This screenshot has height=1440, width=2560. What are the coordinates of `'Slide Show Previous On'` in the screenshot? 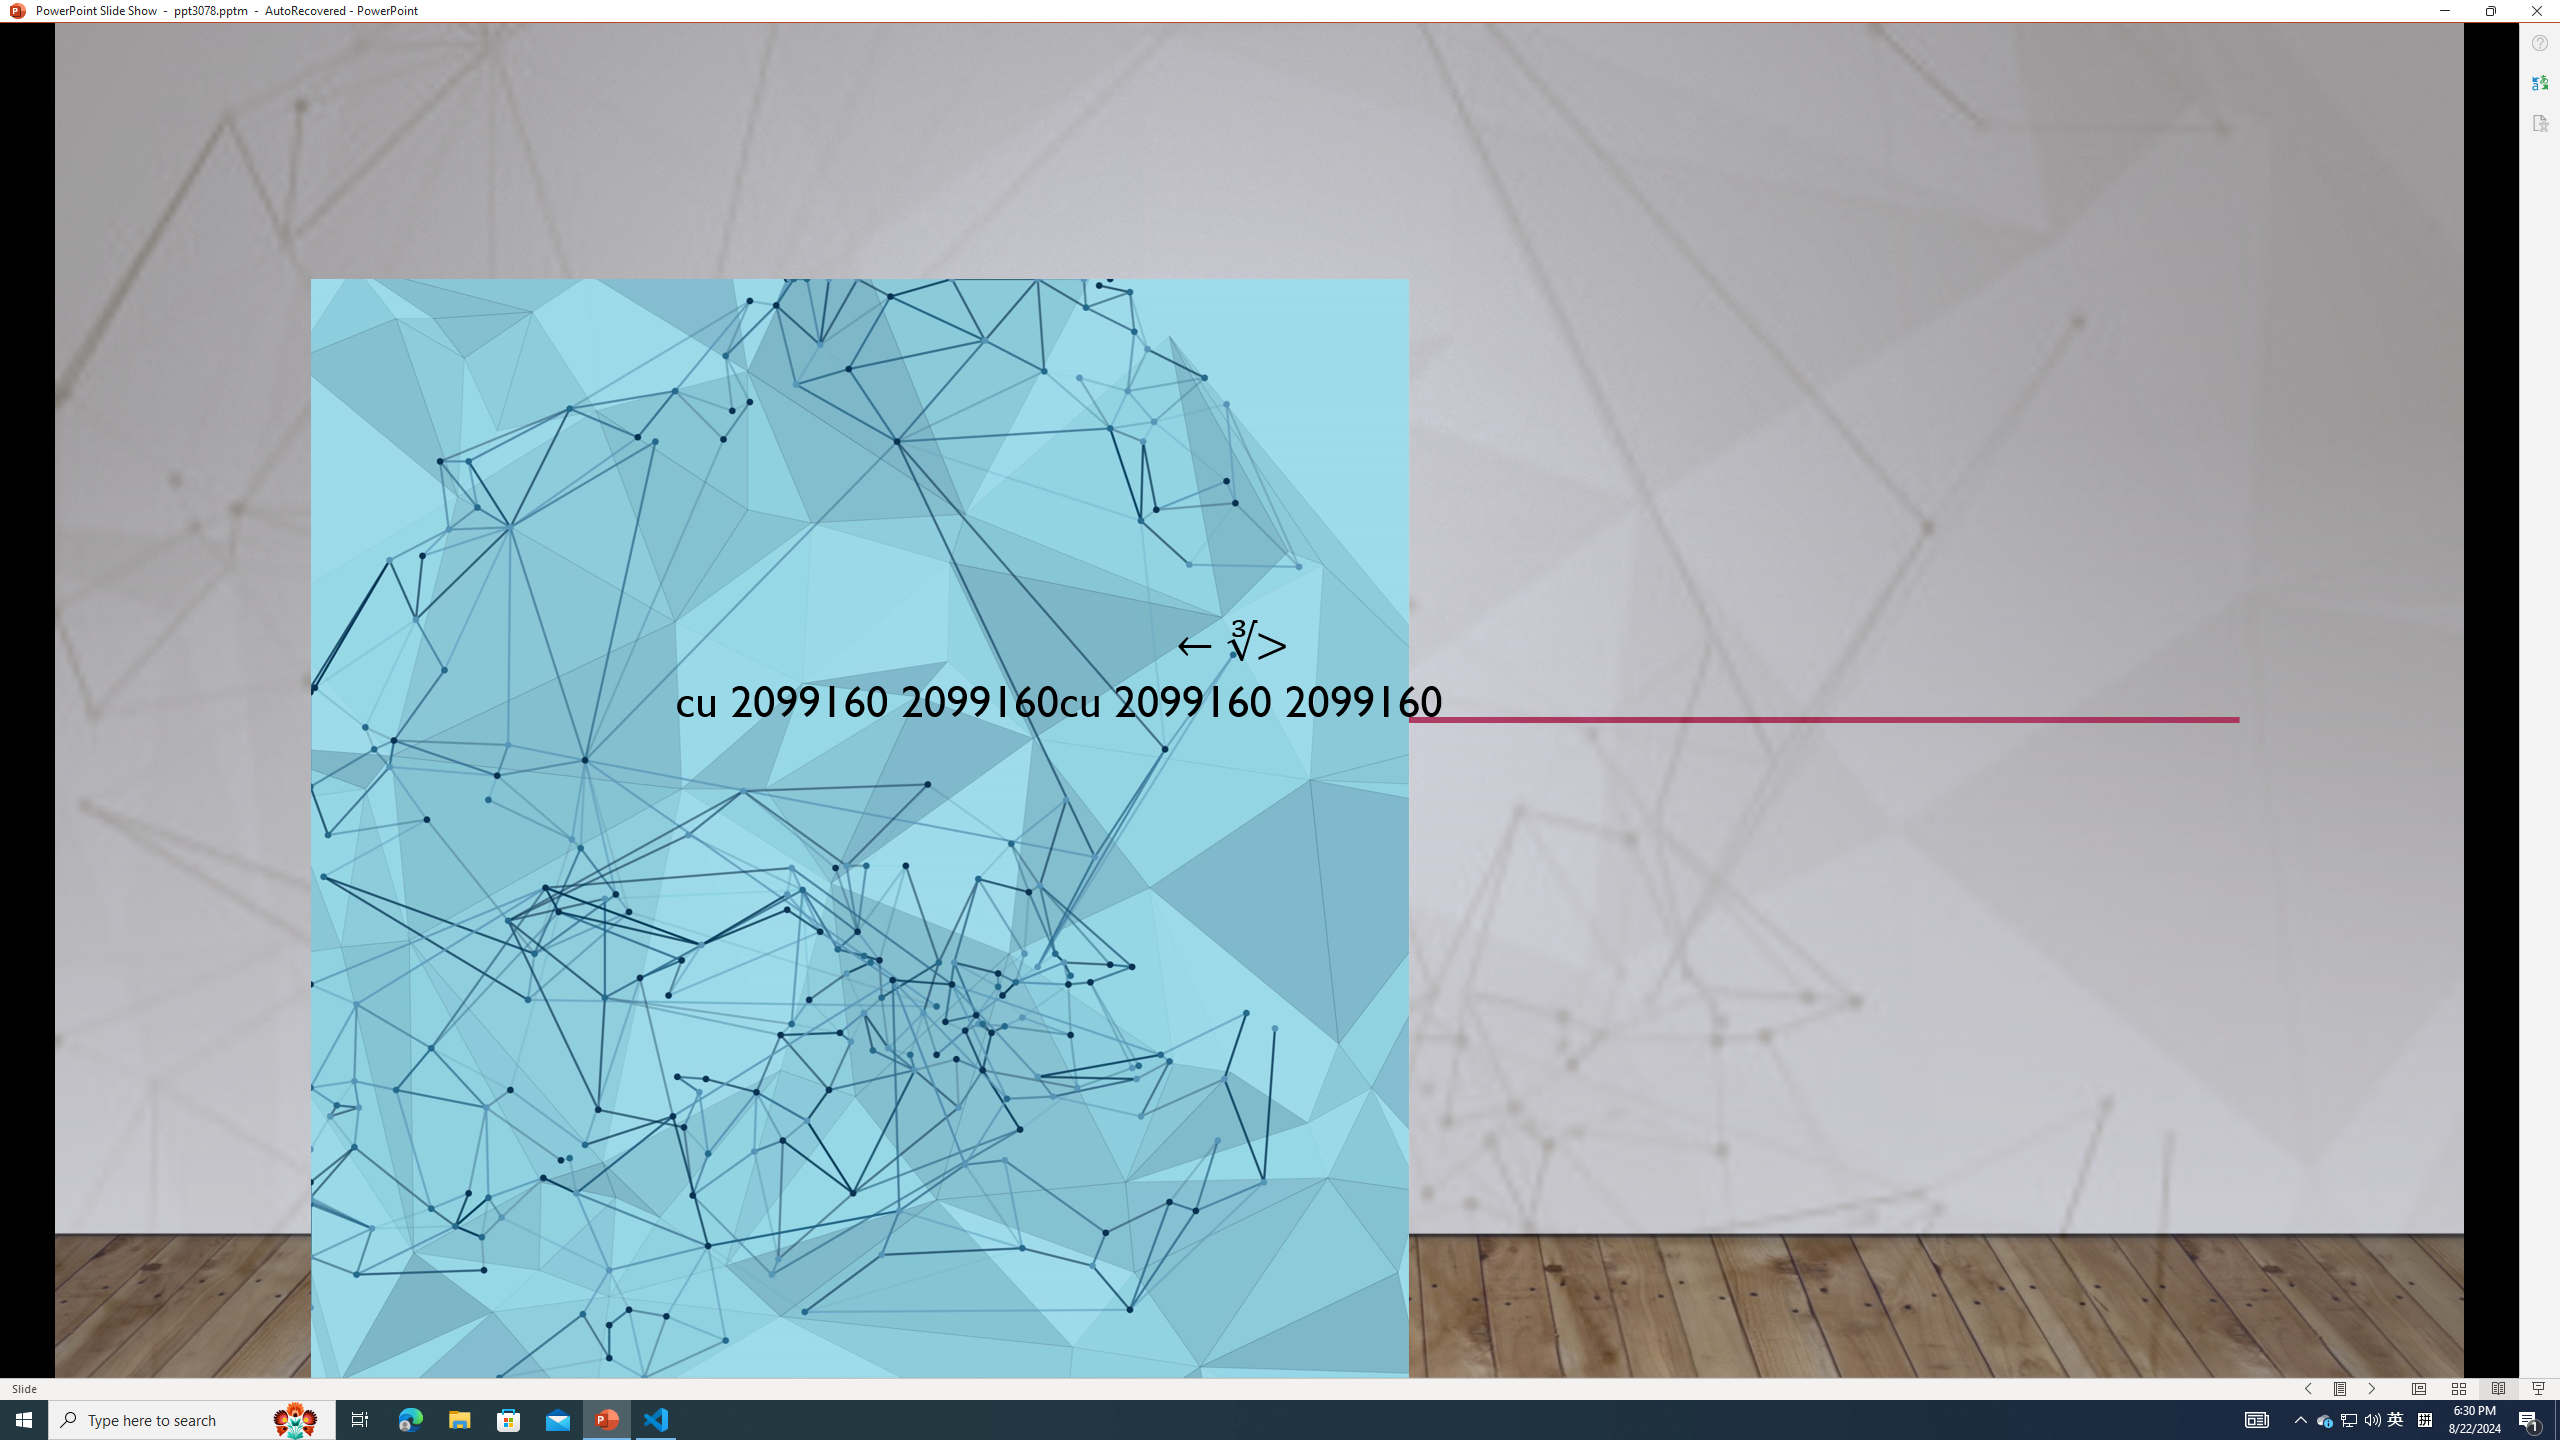 It's located at (2308, 1389).